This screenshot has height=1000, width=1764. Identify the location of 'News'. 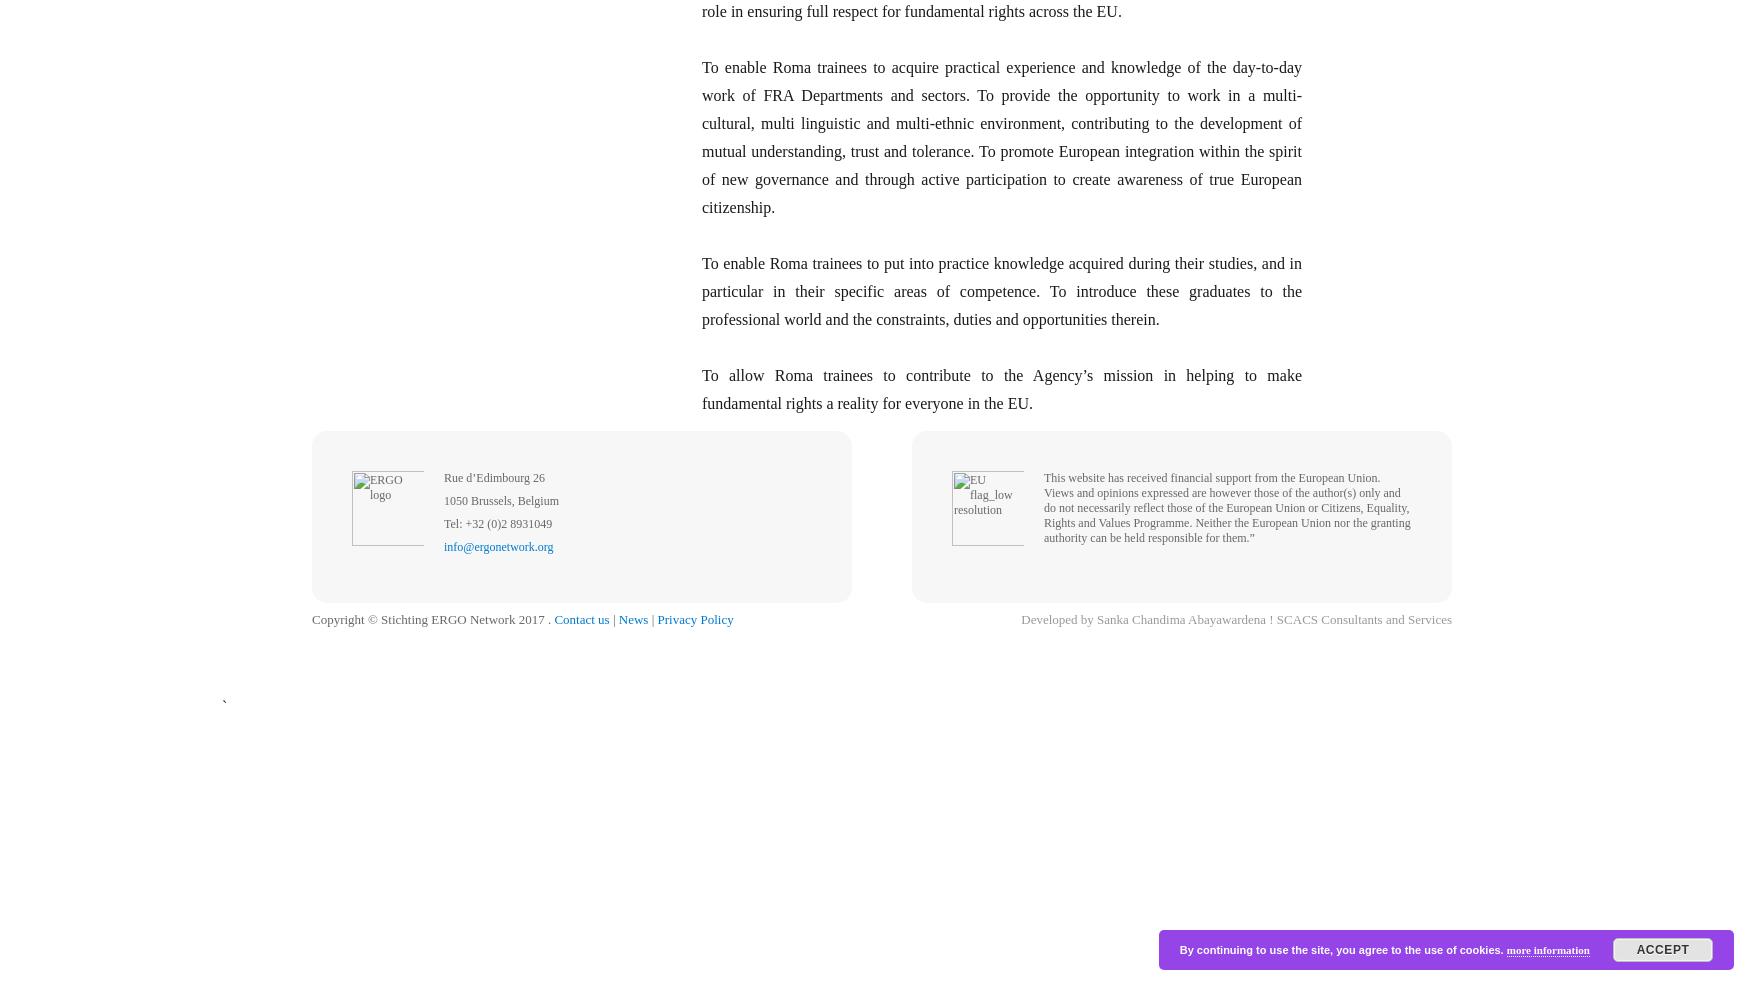
(632, 618).